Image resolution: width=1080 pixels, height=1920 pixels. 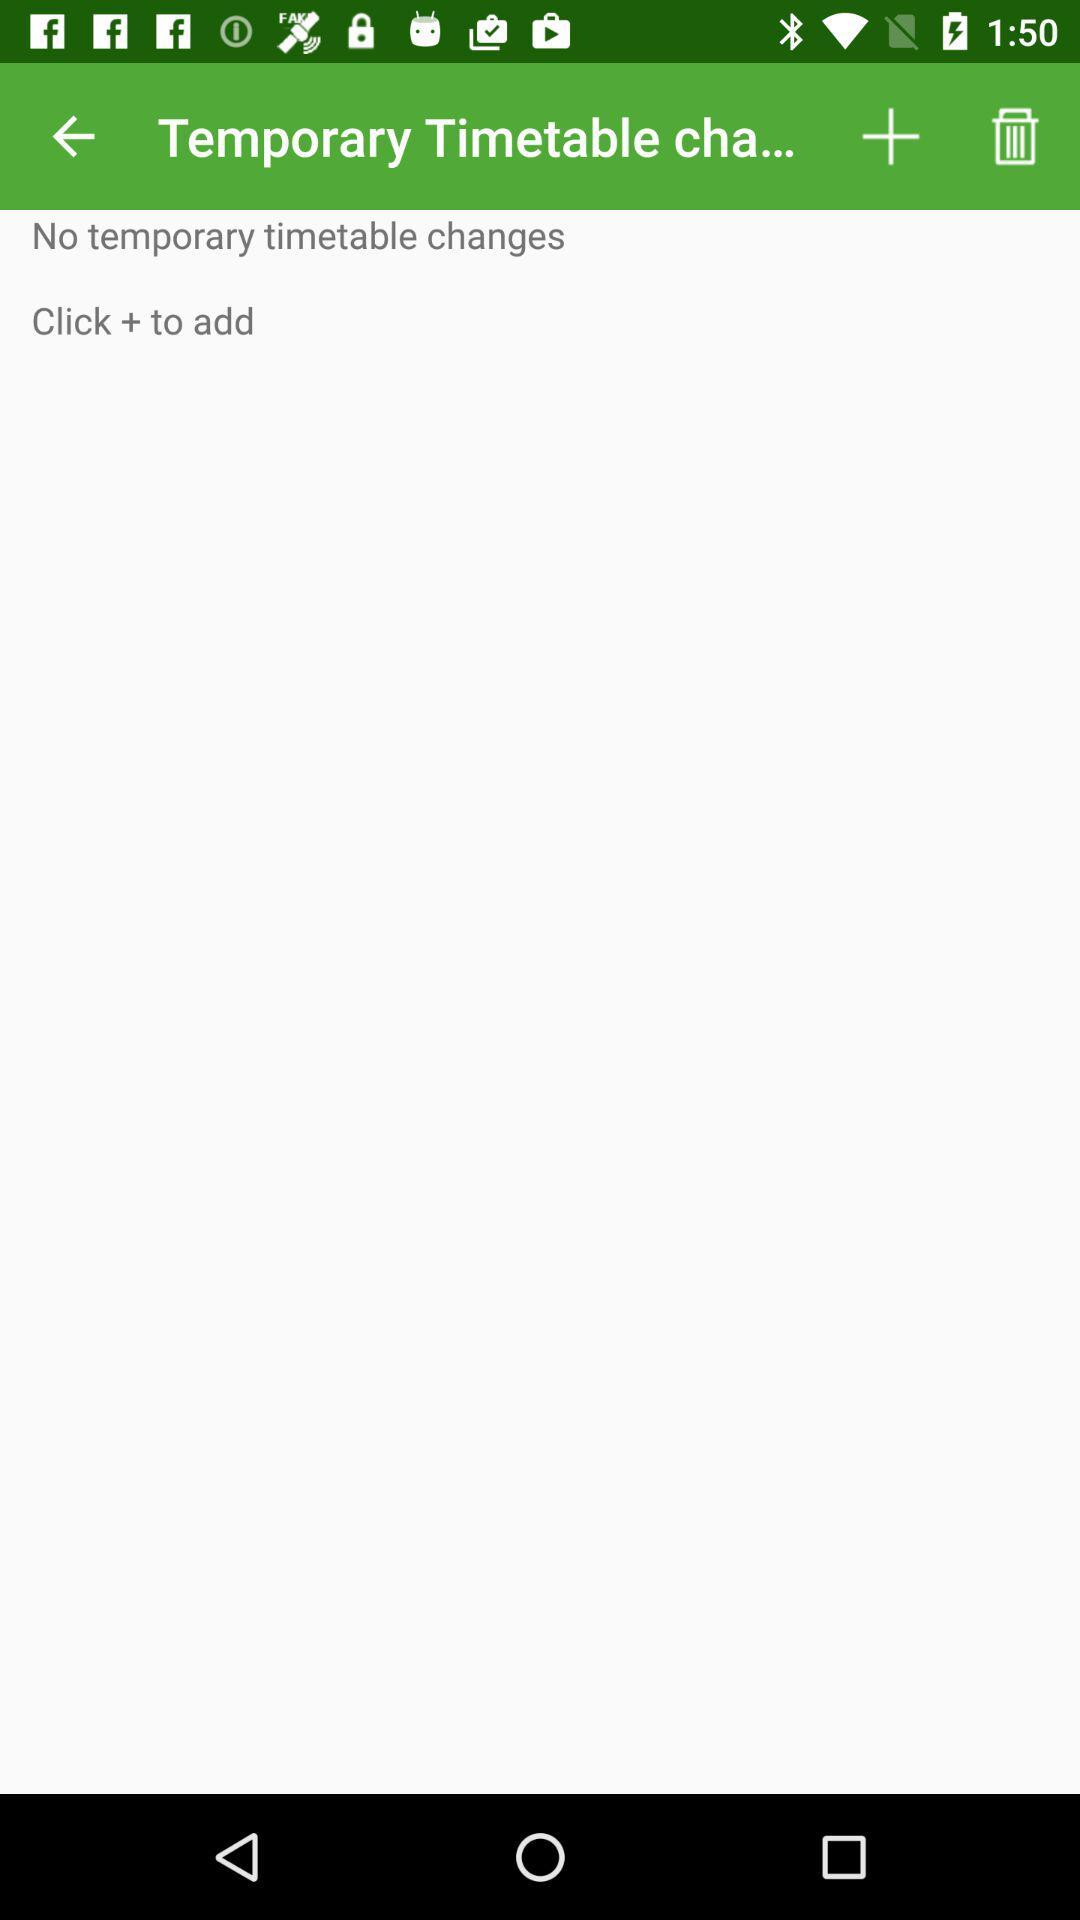 I want to click on the app to the left of temporary timetable changes, so click(x=72, y=135).